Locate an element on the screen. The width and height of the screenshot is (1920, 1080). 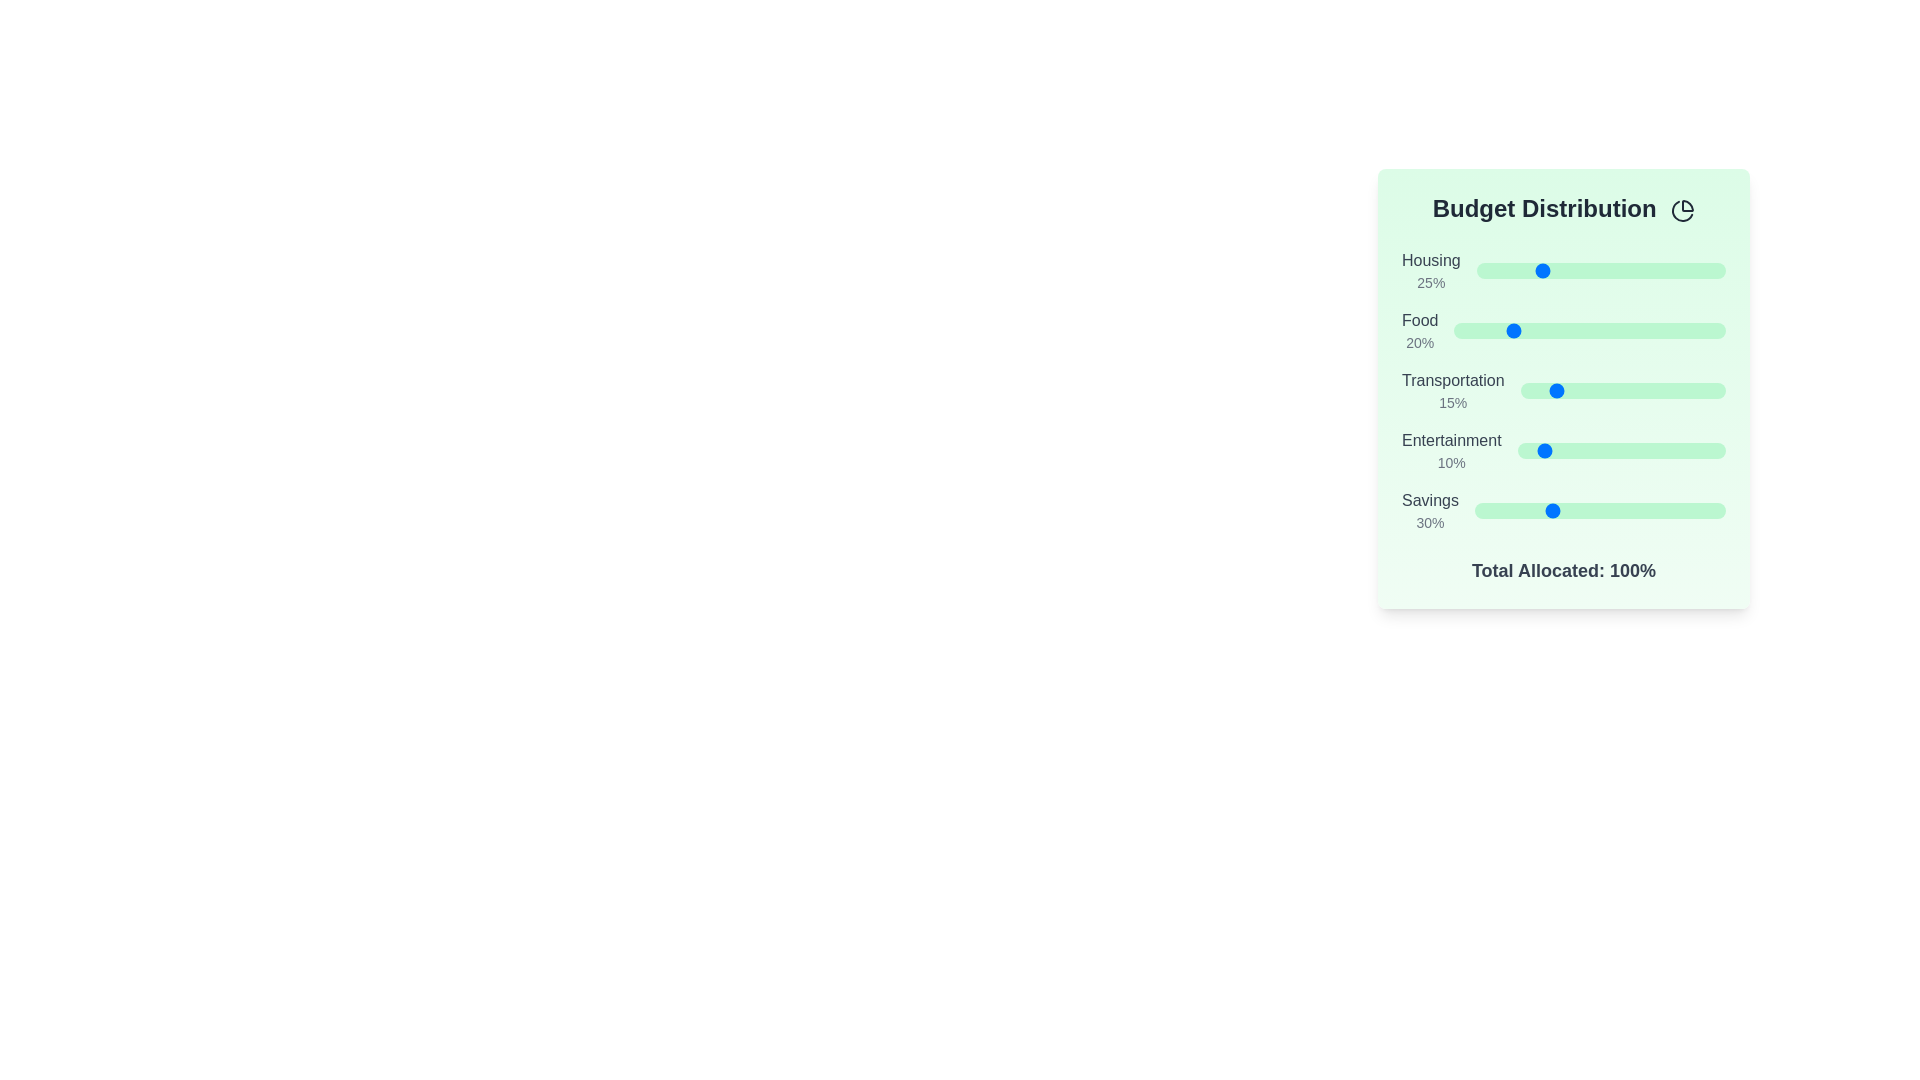
the percentage text for Savings to read it more clearly is located at coordinates (1429, 522).